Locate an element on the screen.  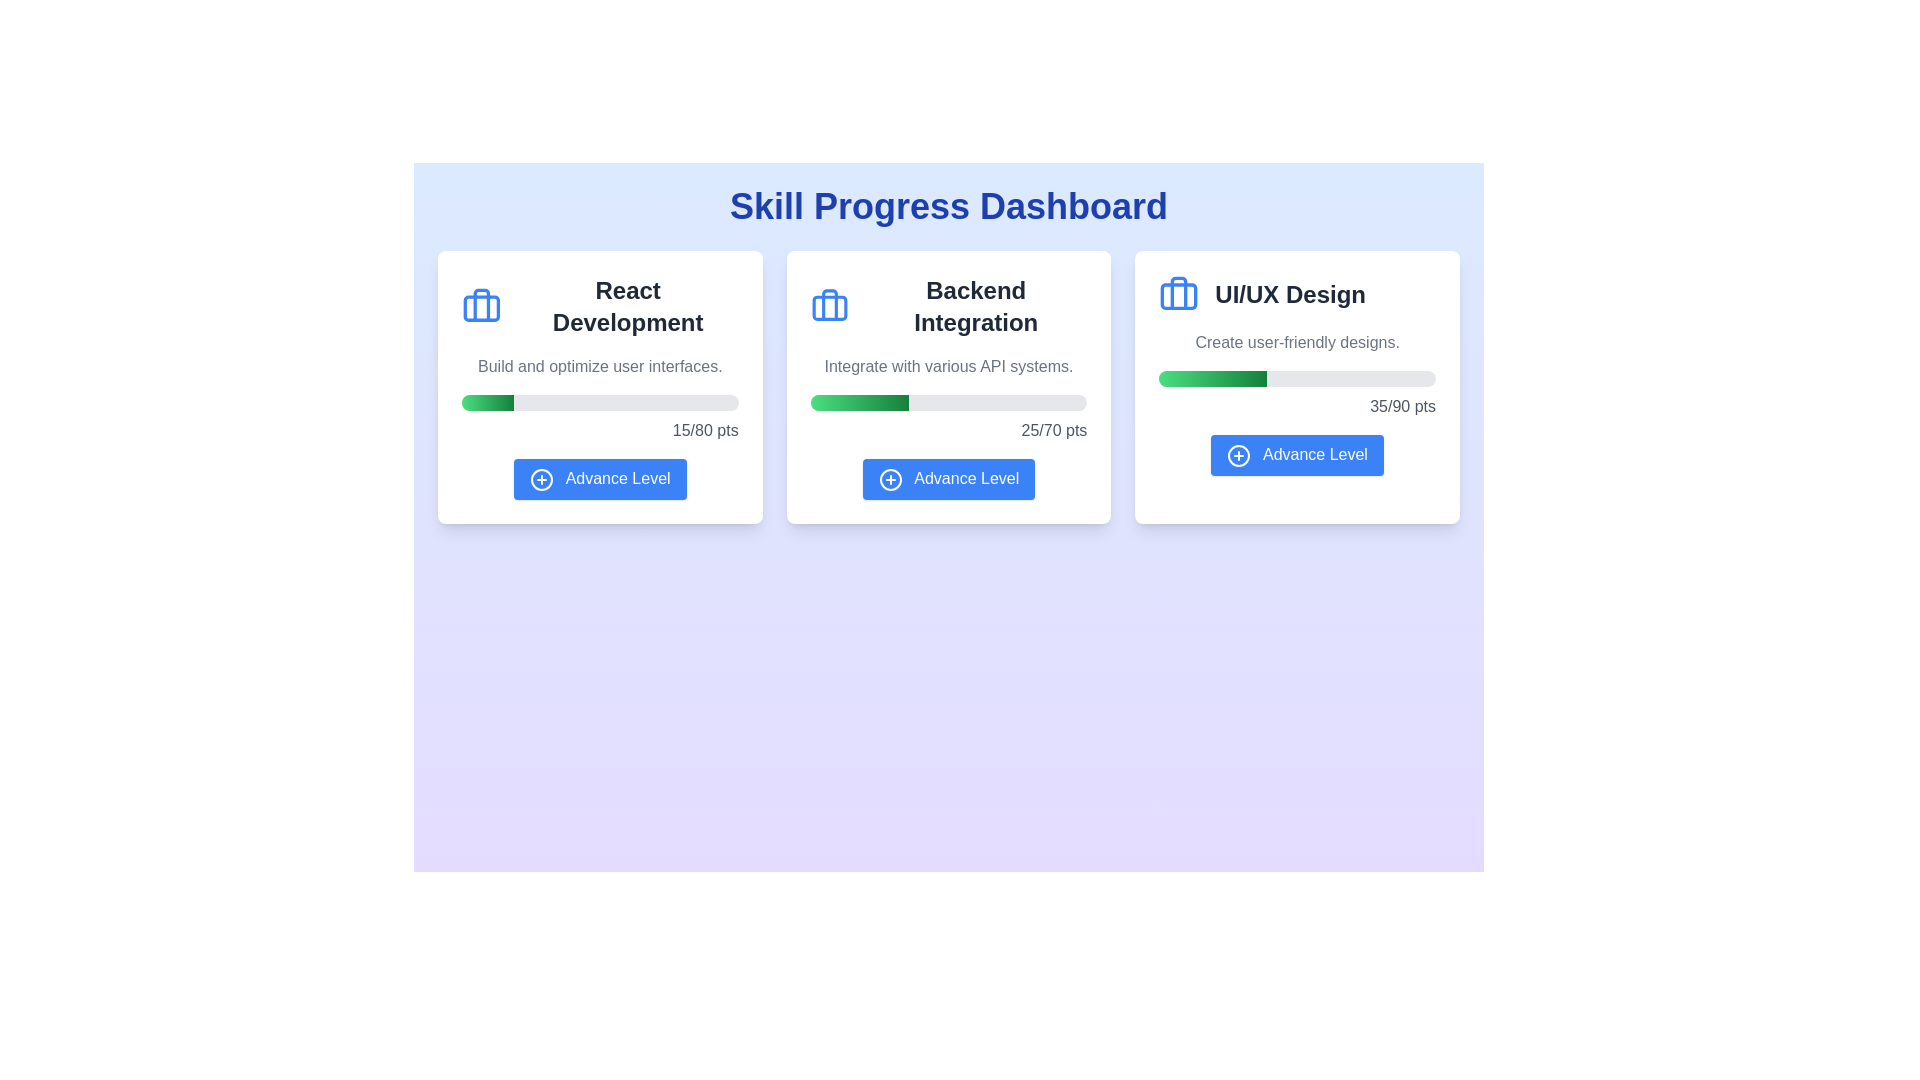
text from the title Text Block located at the top of the white rounded rectangular card in the first column of the three-column layout is located at coordinates (599, 307).